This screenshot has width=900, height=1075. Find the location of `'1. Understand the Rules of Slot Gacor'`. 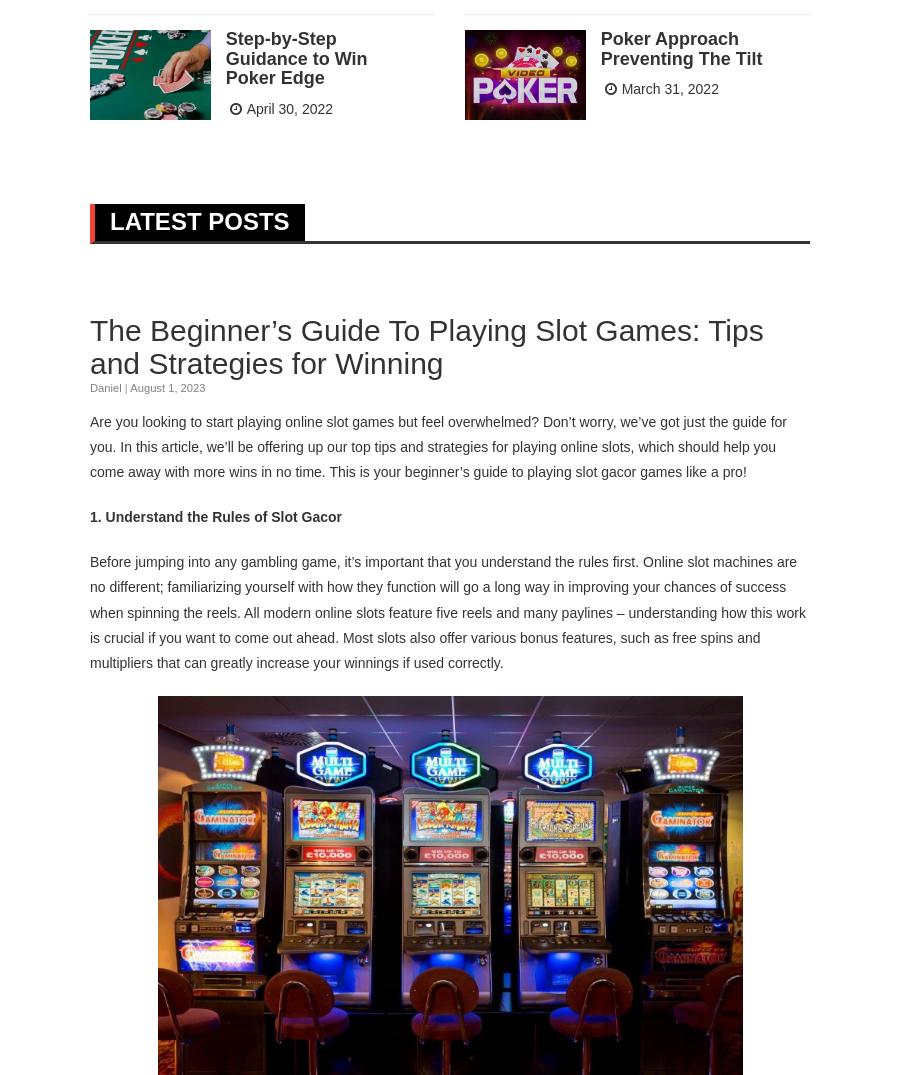

'1. Understand the Rules of Slot Gacor' is located at coordinates (216, 515).